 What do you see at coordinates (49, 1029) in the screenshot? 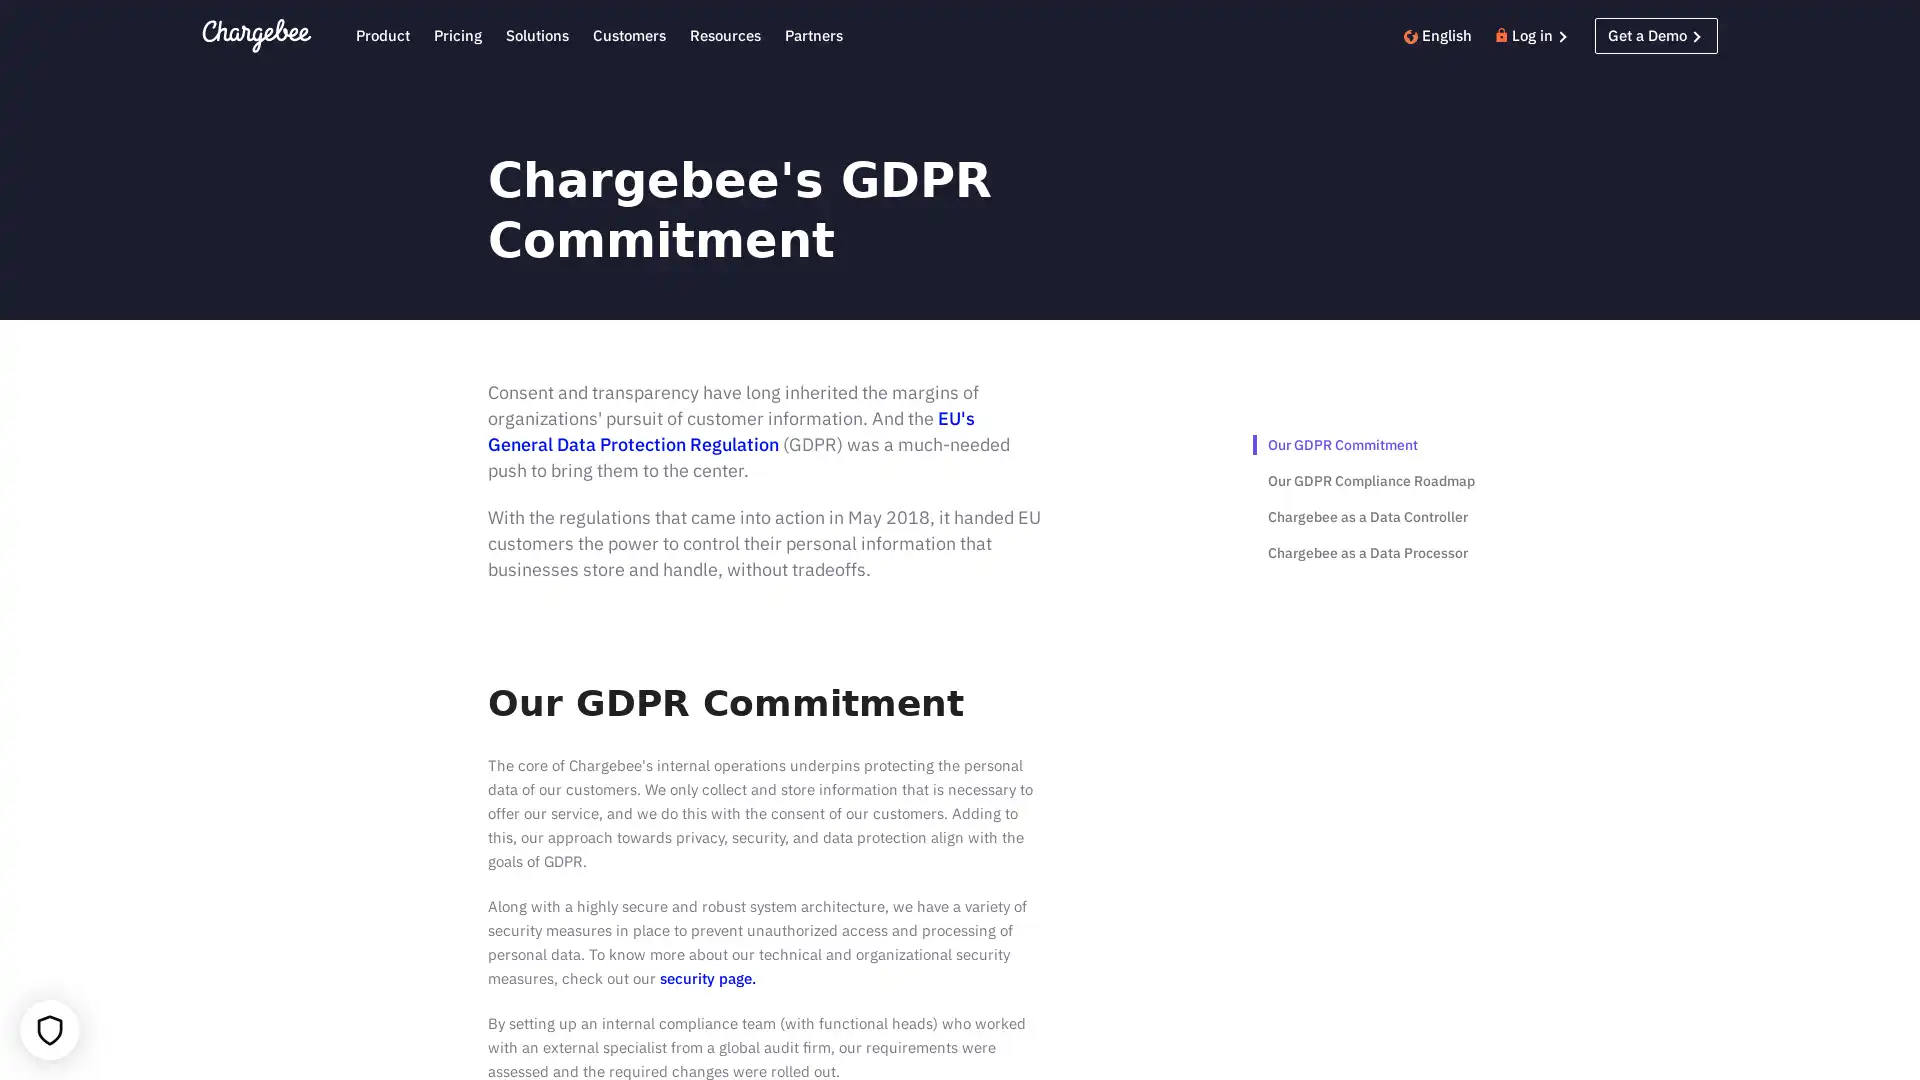
I see `Your cookie settings` at bounding box center [49, 1029].